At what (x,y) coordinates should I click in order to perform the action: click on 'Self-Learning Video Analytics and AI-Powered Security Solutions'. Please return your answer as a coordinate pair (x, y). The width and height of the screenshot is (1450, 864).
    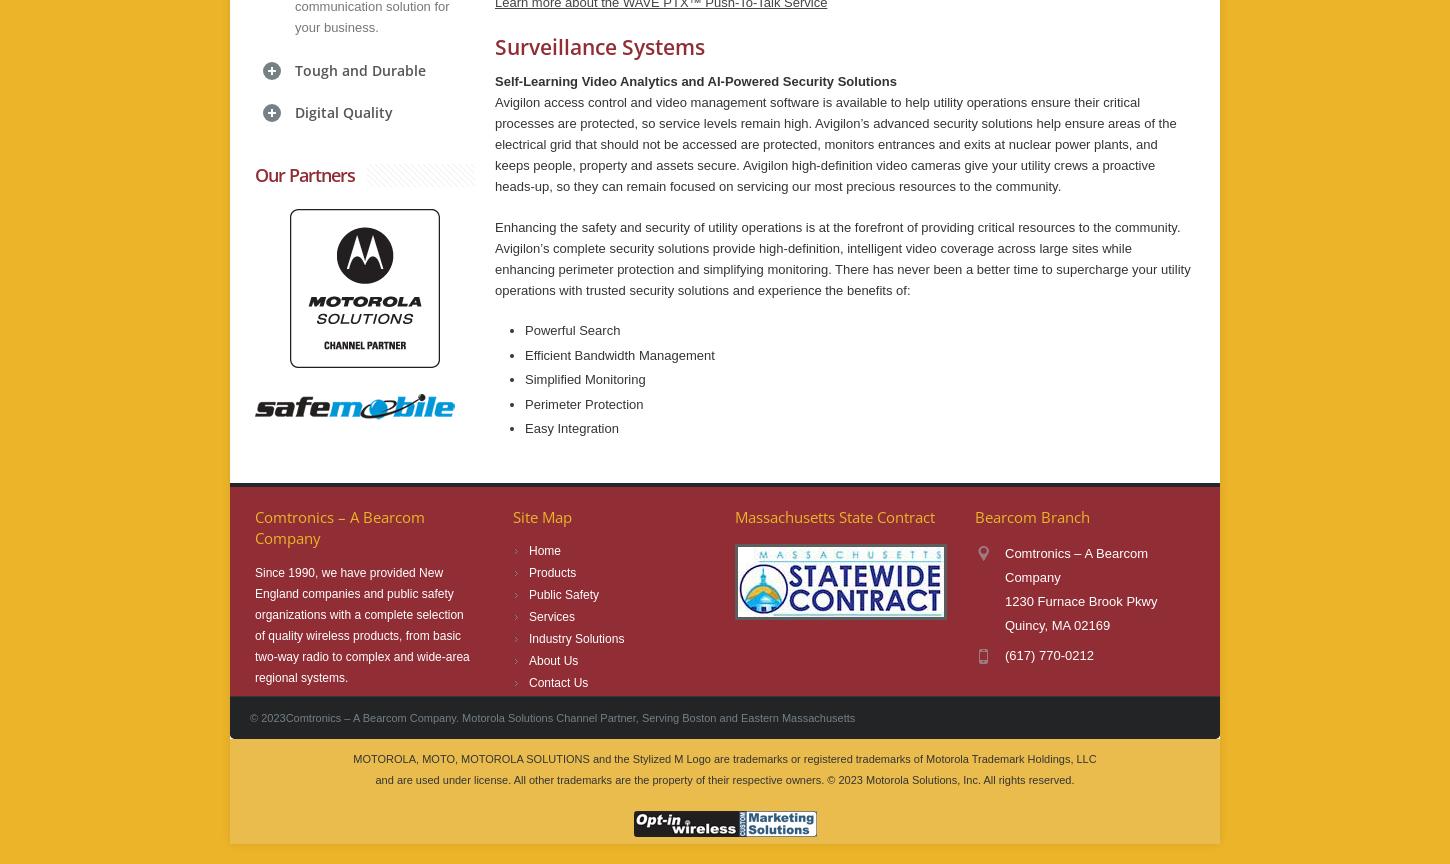
    Looking at the image, I should click on (694, 81).